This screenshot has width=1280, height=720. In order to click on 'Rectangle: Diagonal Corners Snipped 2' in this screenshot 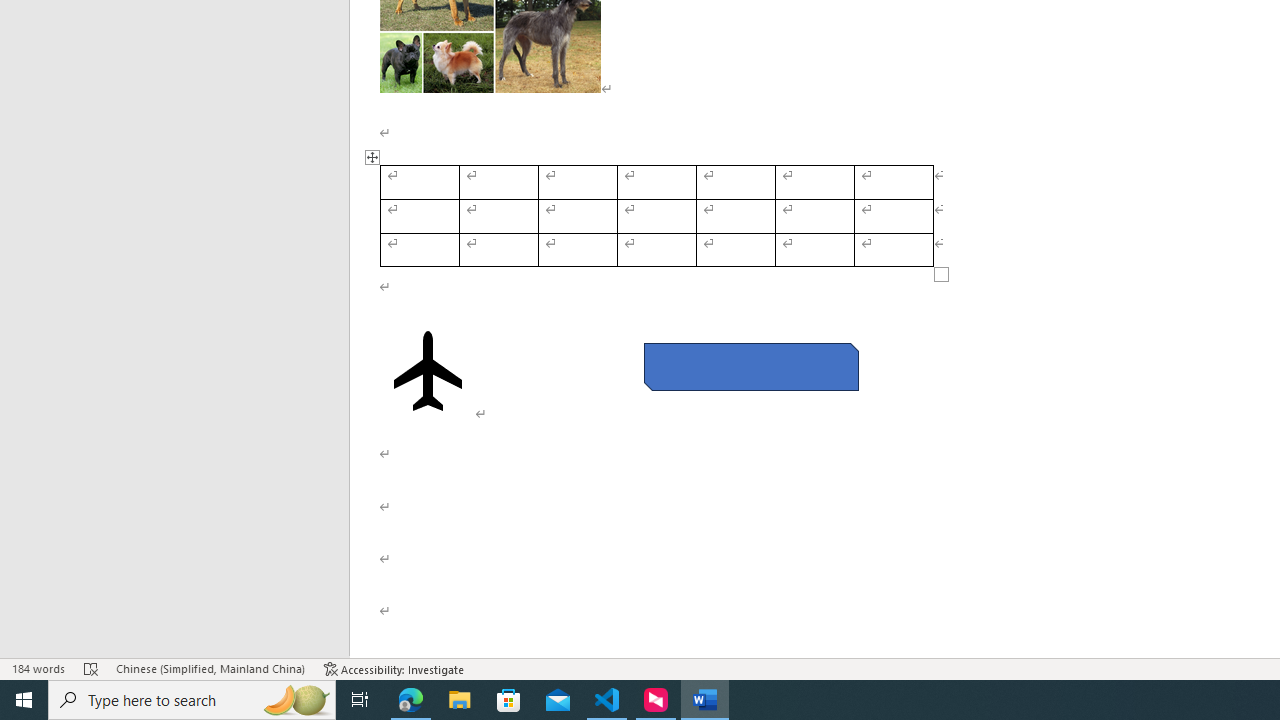, I will do `click(750, 366)`.